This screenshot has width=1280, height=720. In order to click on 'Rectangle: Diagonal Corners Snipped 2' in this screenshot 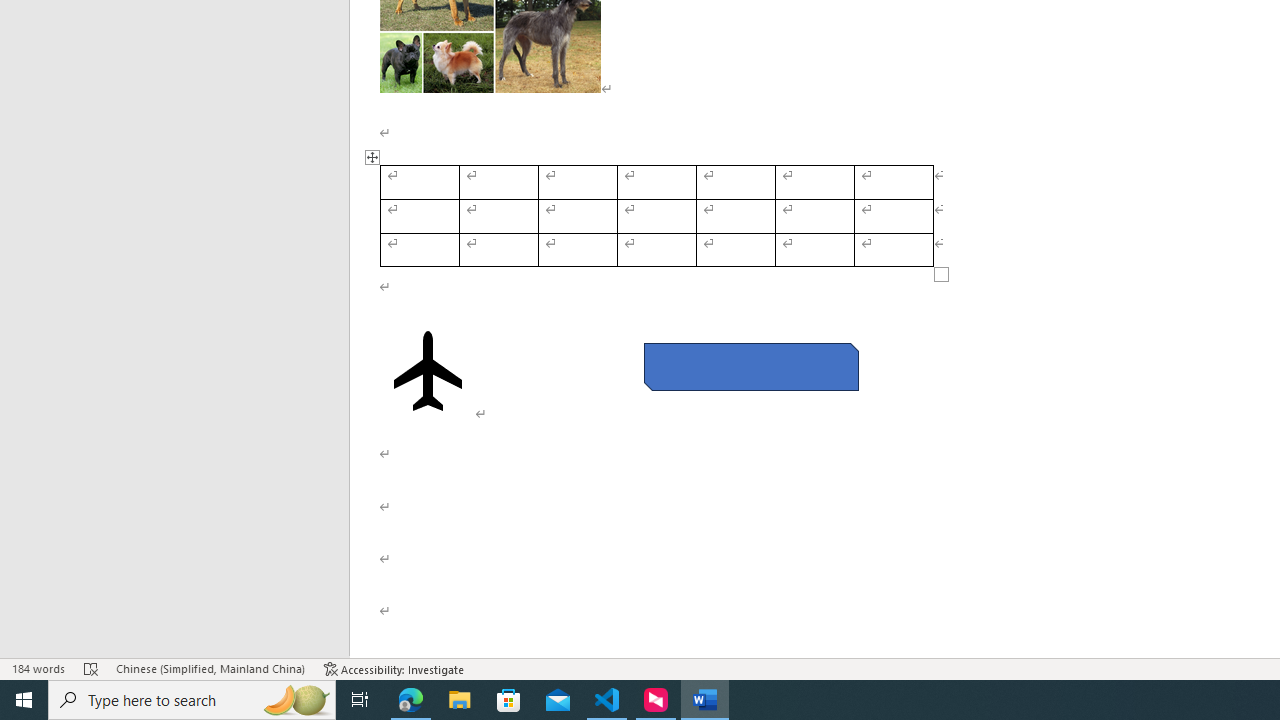, I will do `click(750, 366)`.